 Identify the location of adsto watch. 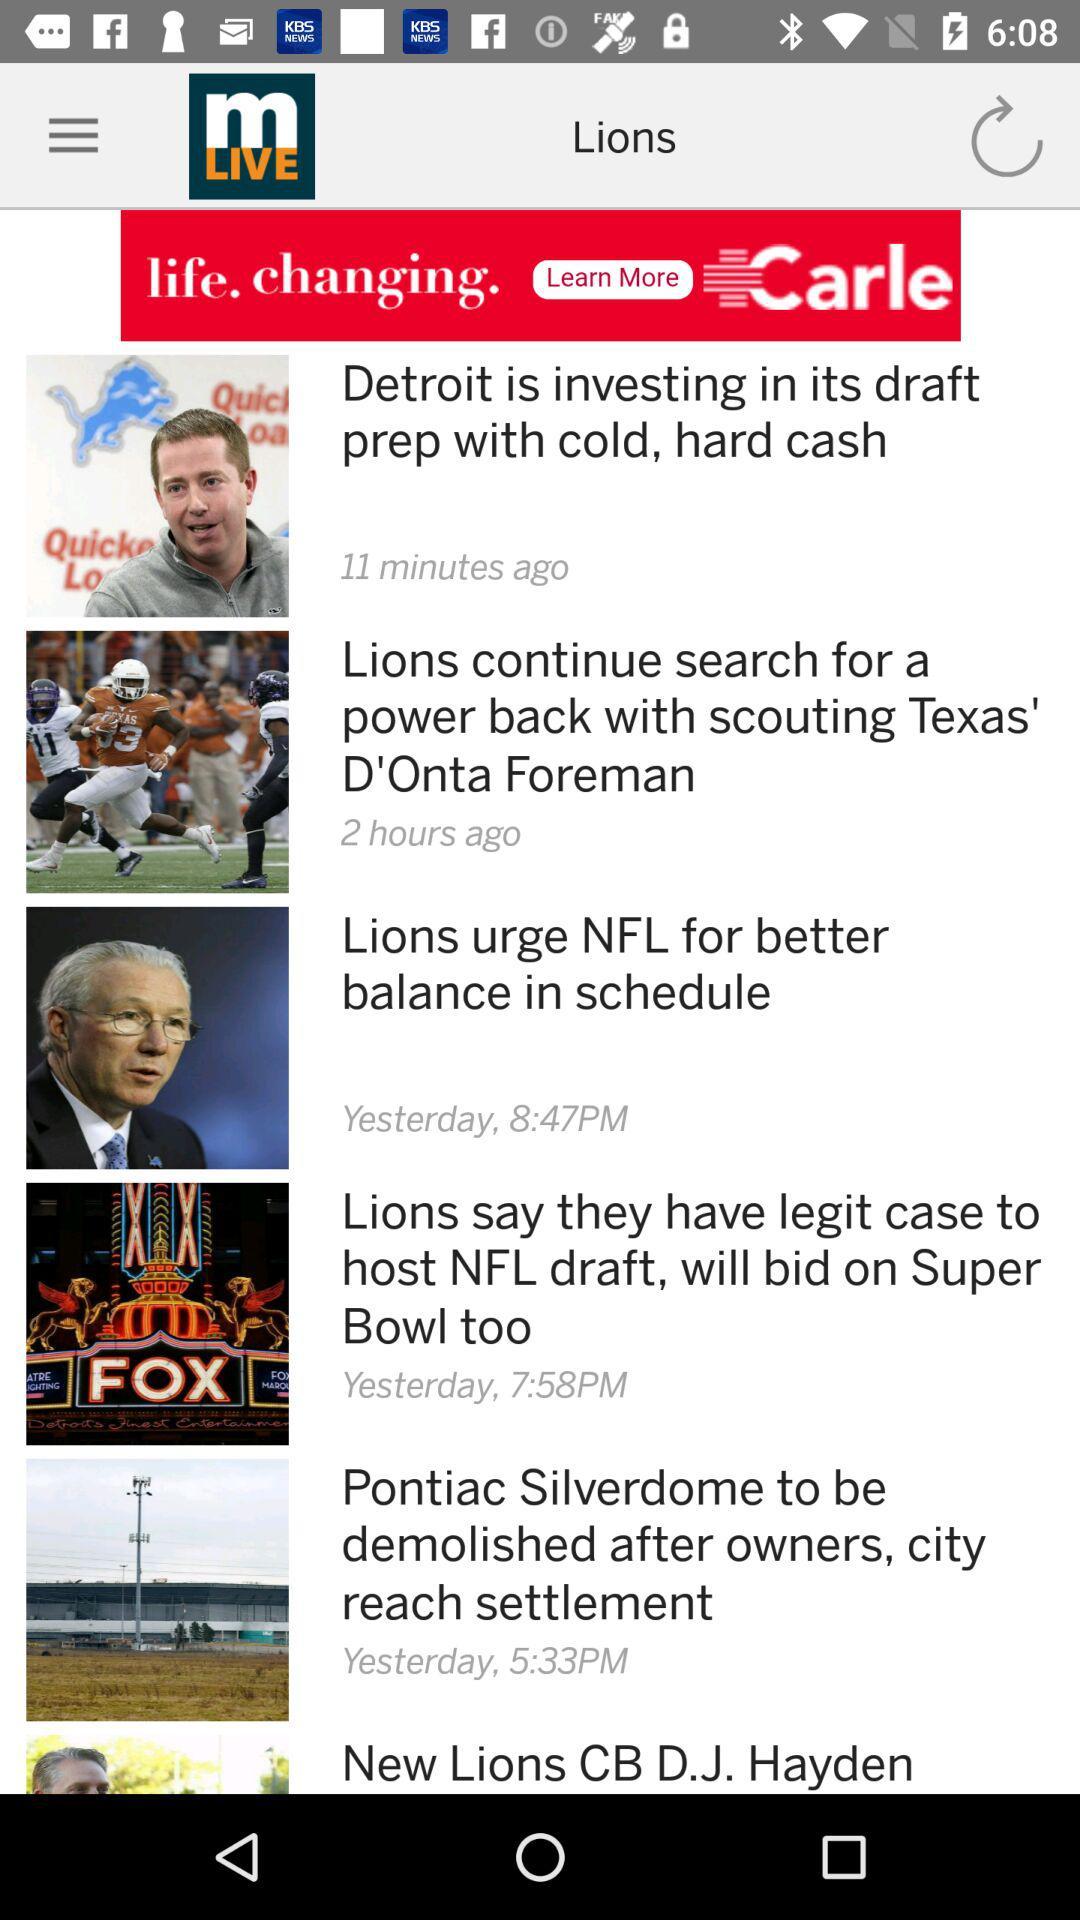
(540, 274).